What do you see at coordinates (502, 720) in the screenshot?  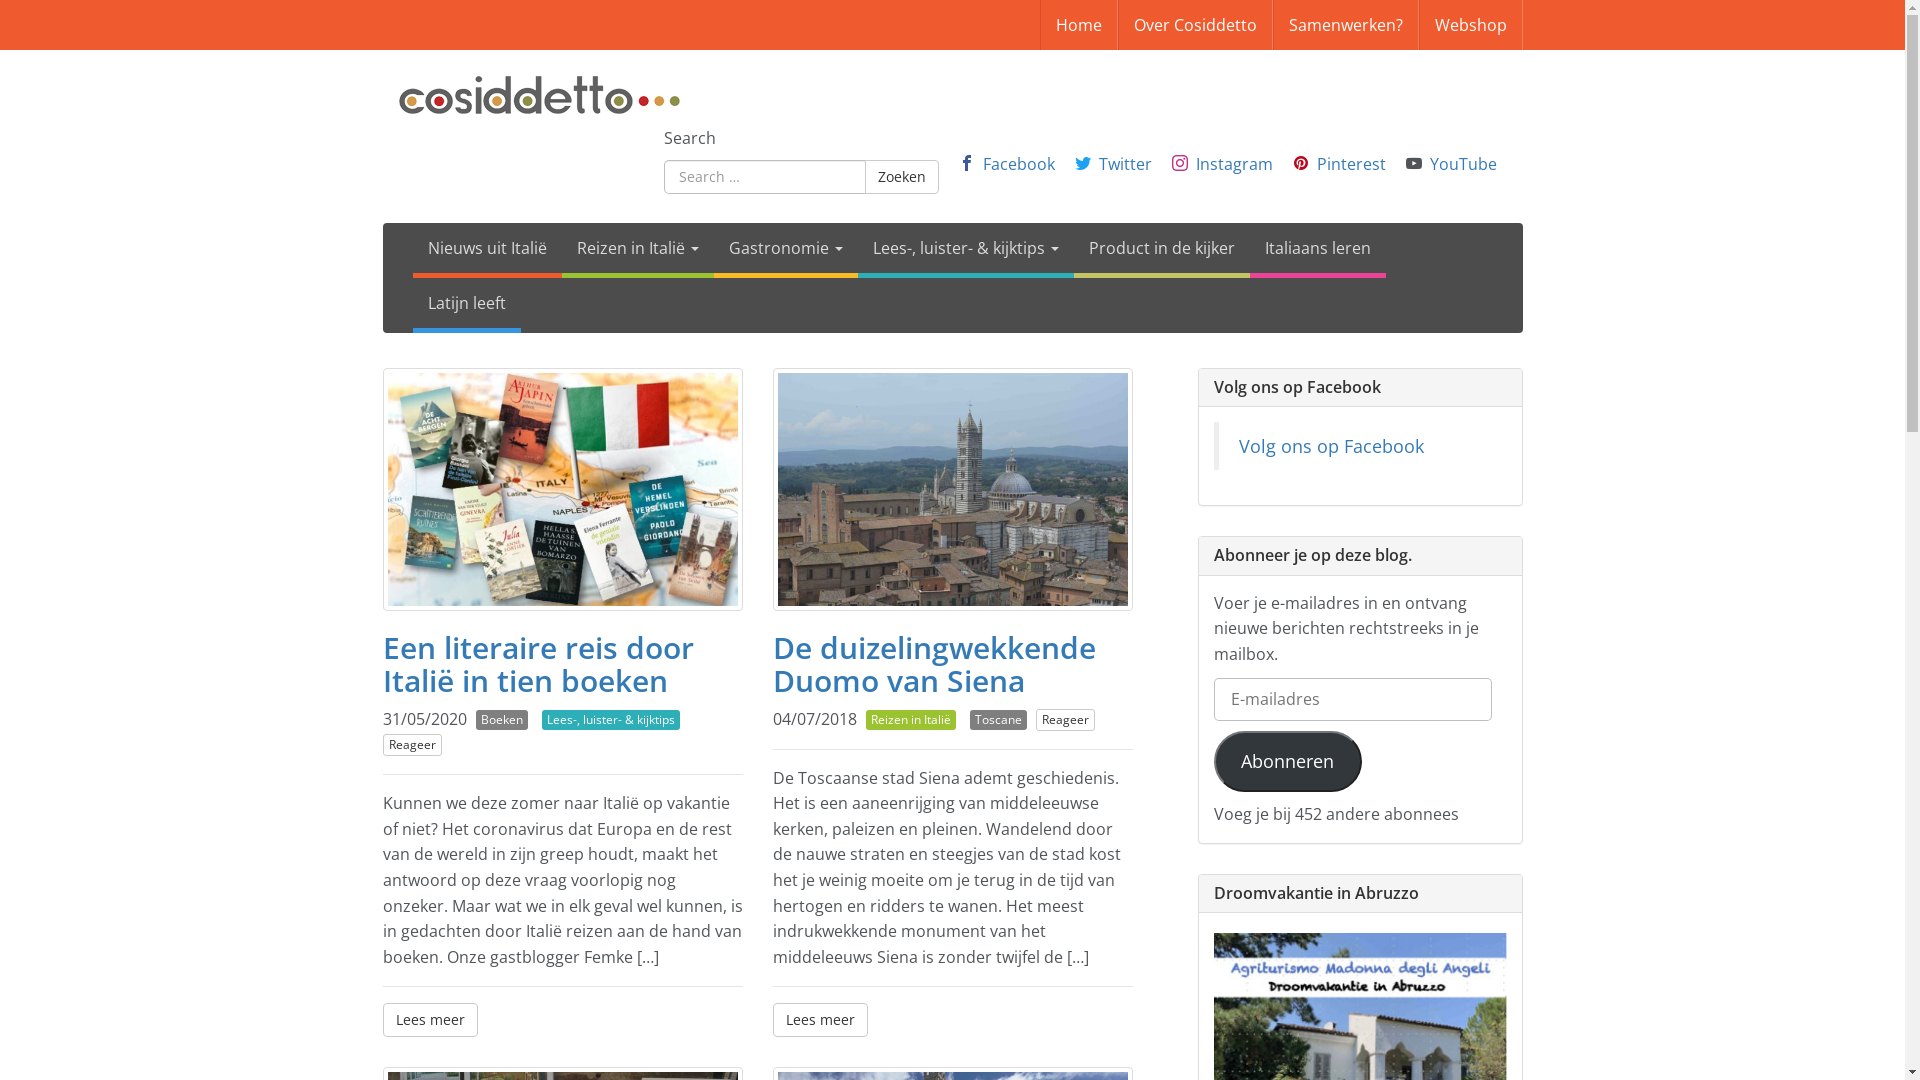 I see `'Boeken'` at bounding box center [502, 720].